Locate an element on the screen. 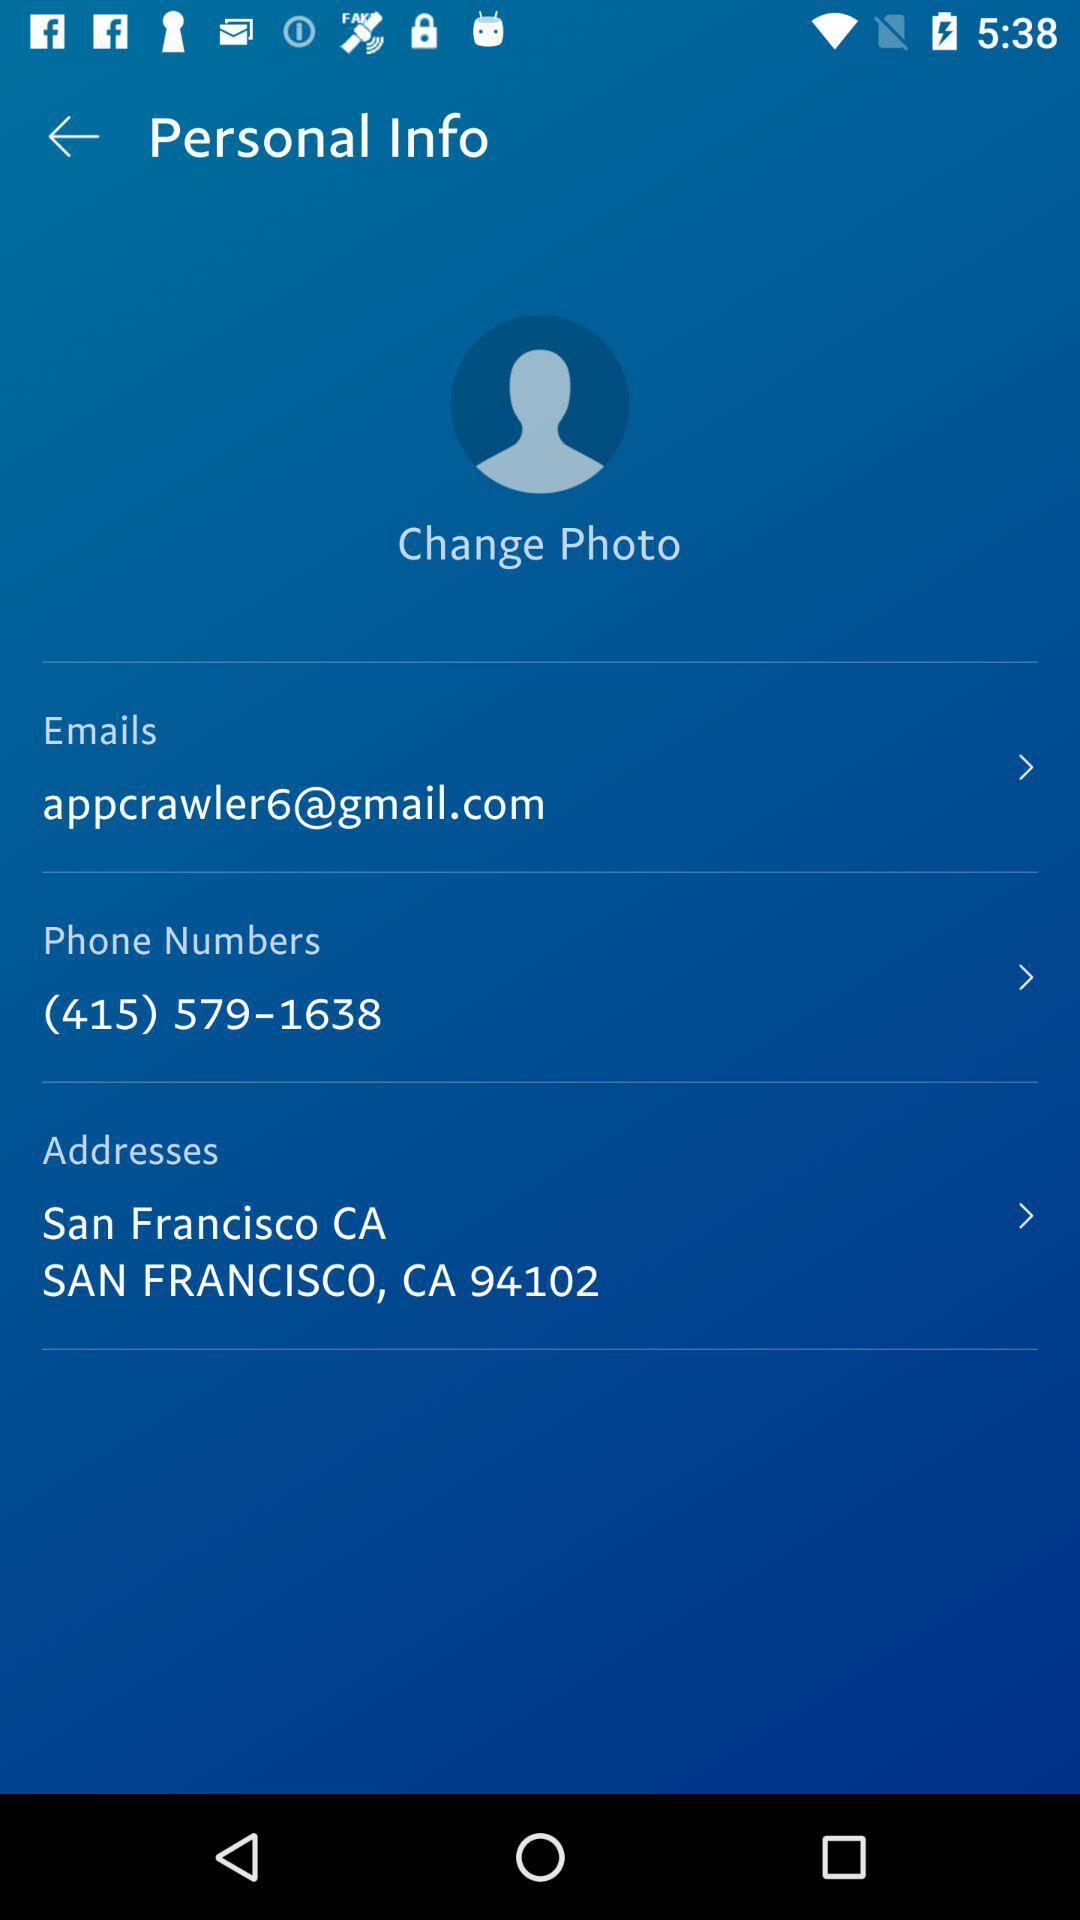 The width and height of the screenshot is (1080, 1920). the icon above change photo is located at coordinates (540, 403).